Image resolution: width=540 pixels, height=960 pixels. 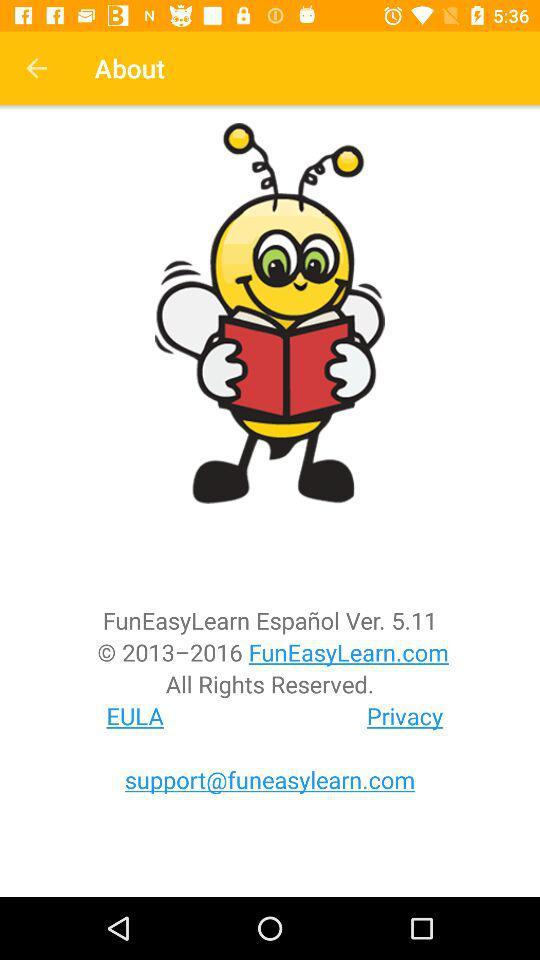 What do you see at coordinates (36, 68) in the screenshot?
I see `the icon next to about` at bounding box center [36, 68].